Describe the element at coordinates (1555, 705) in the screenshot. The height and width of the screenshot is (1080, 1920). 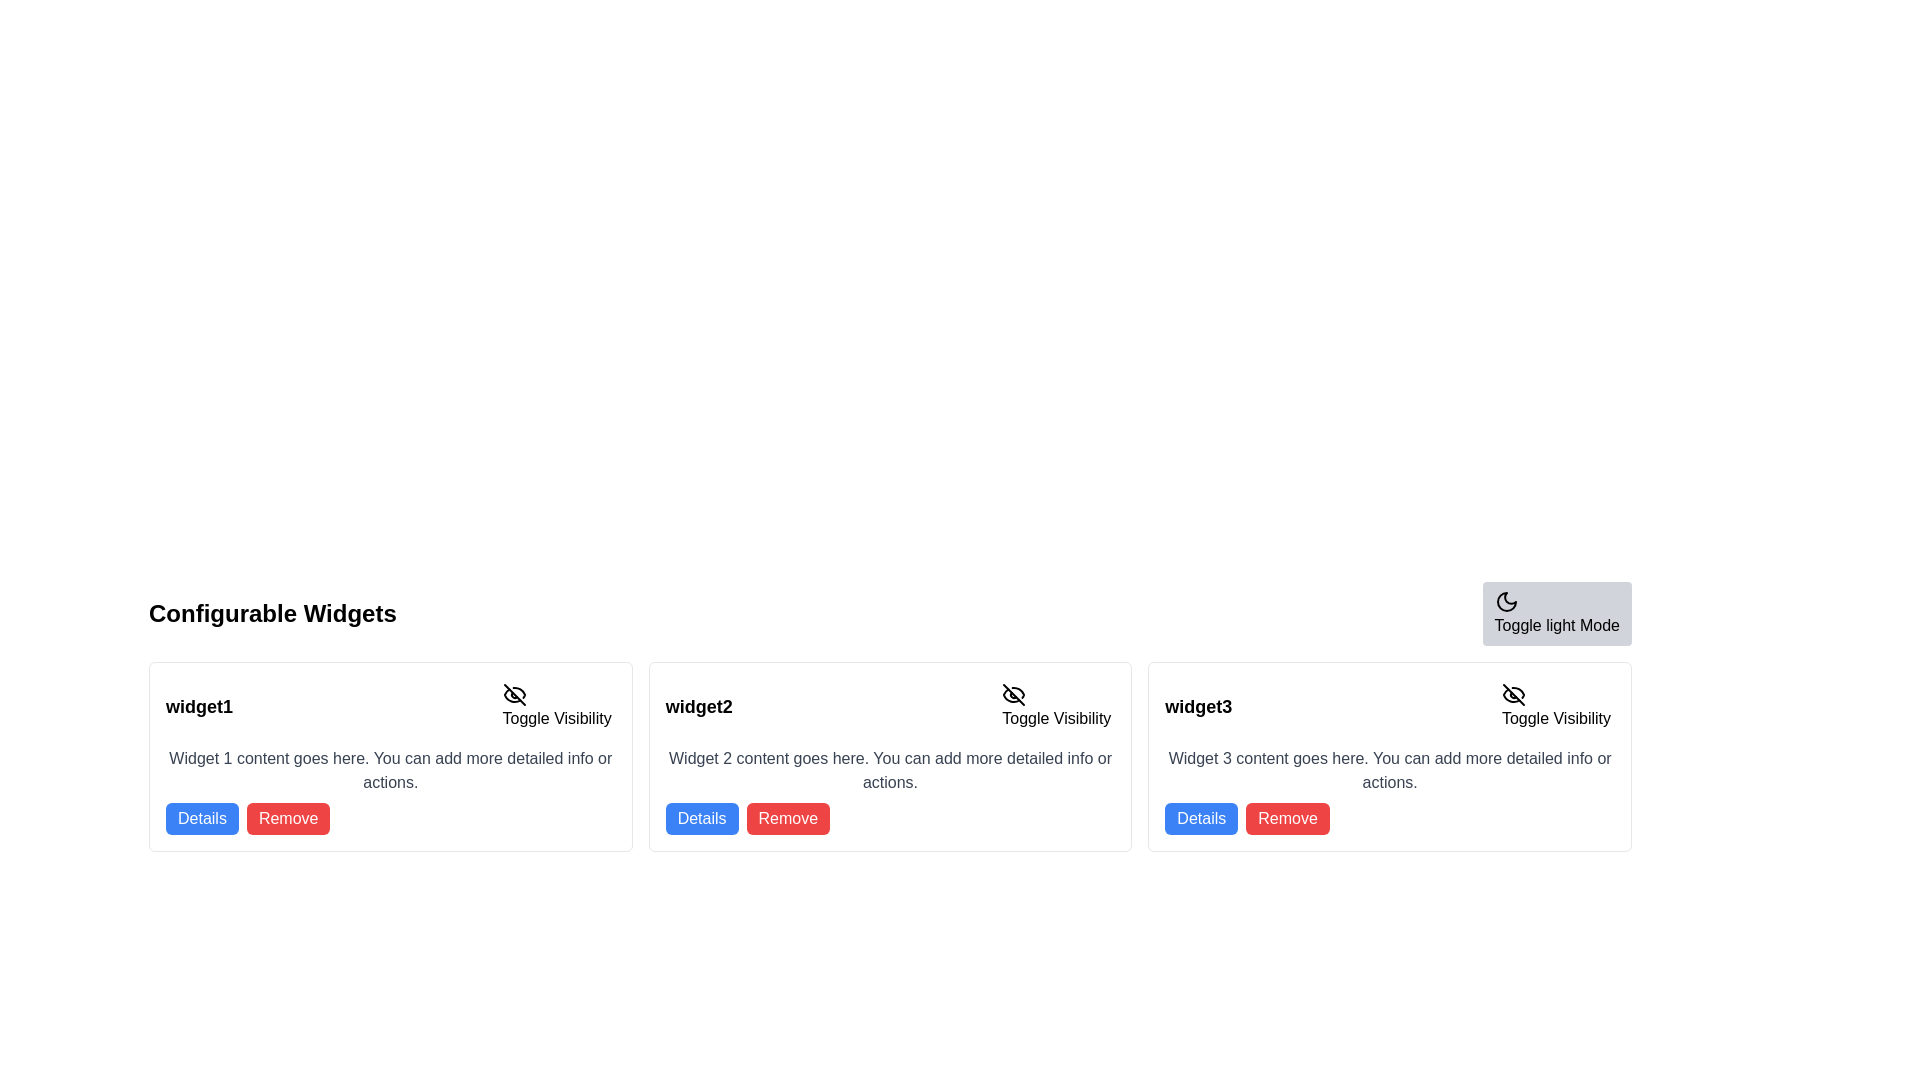
I see `the 'Toggle Visibility' button, which features an eye icon with a diagonal strike-through, located in the top-right corner of the 'widget3' section` at that location.